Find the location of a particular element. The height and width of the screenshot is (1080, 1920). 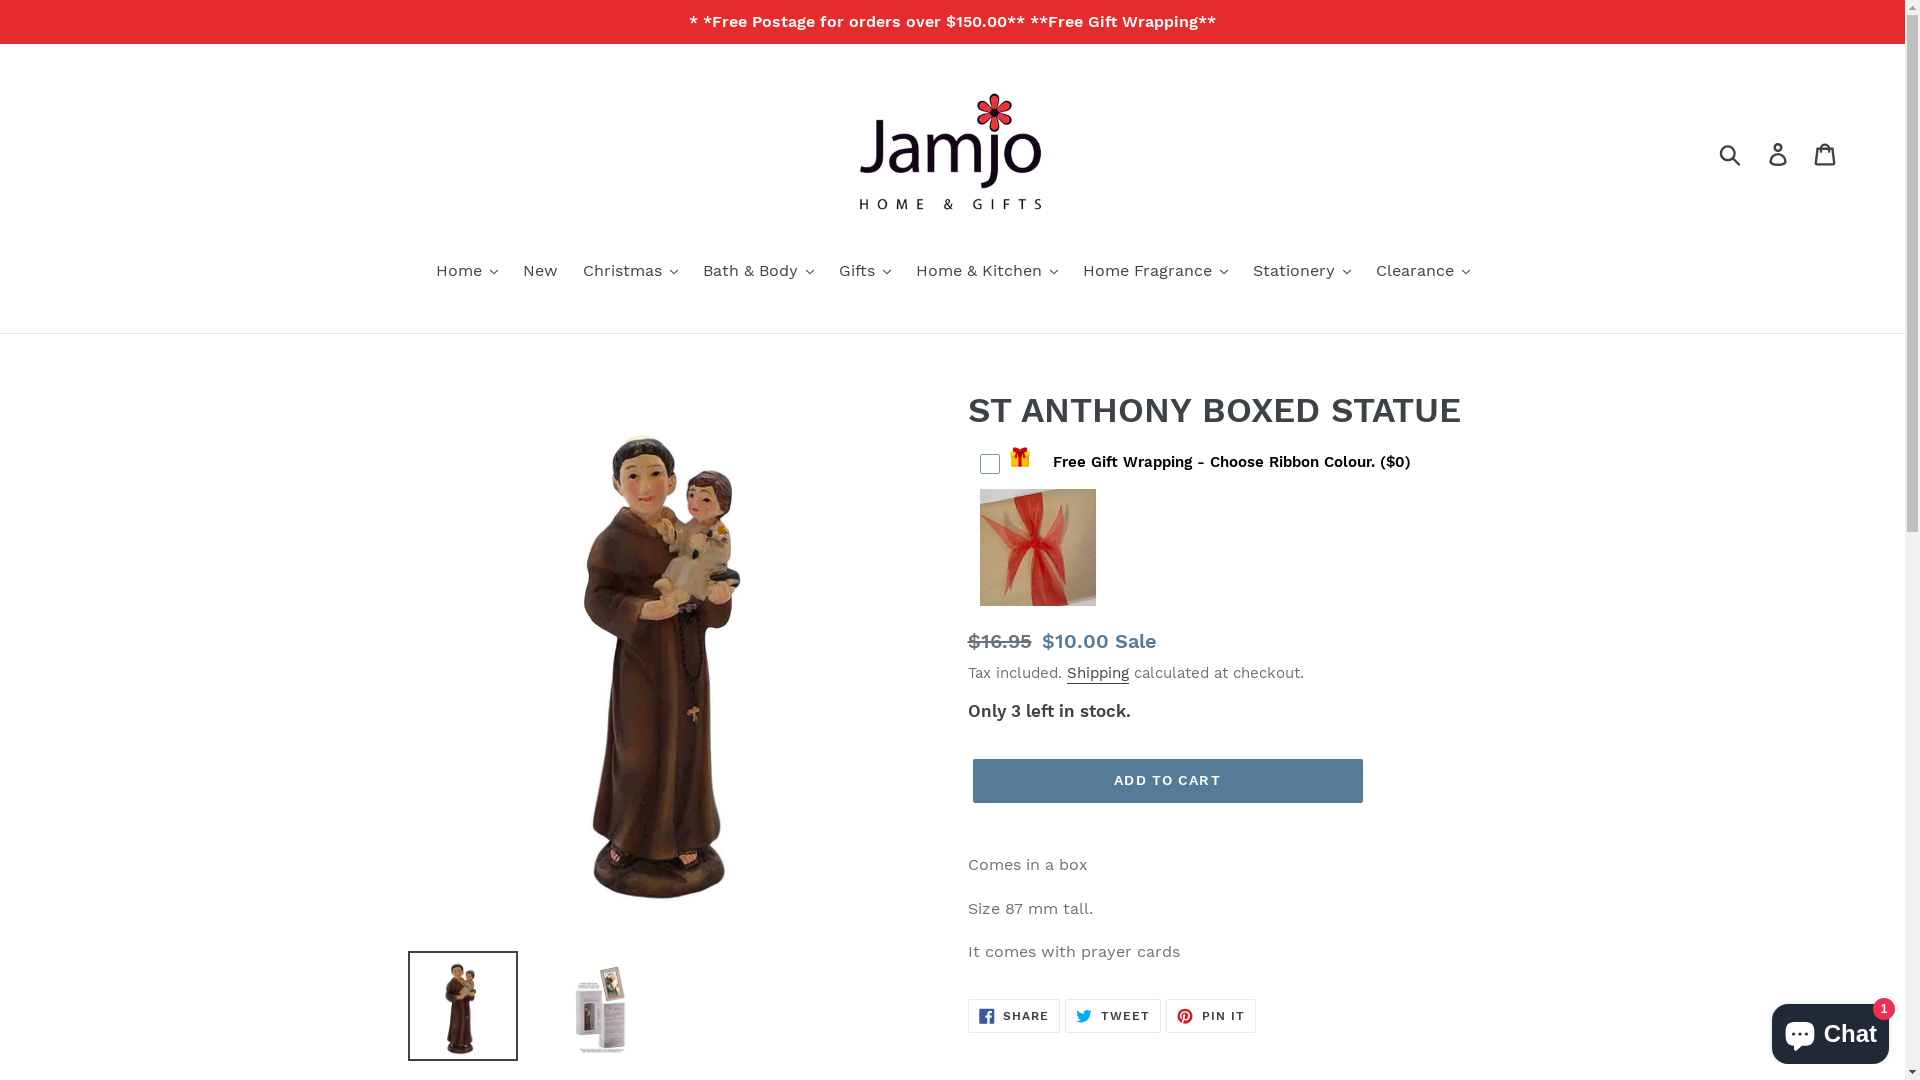

'New' is located at coordinates (539, 272).